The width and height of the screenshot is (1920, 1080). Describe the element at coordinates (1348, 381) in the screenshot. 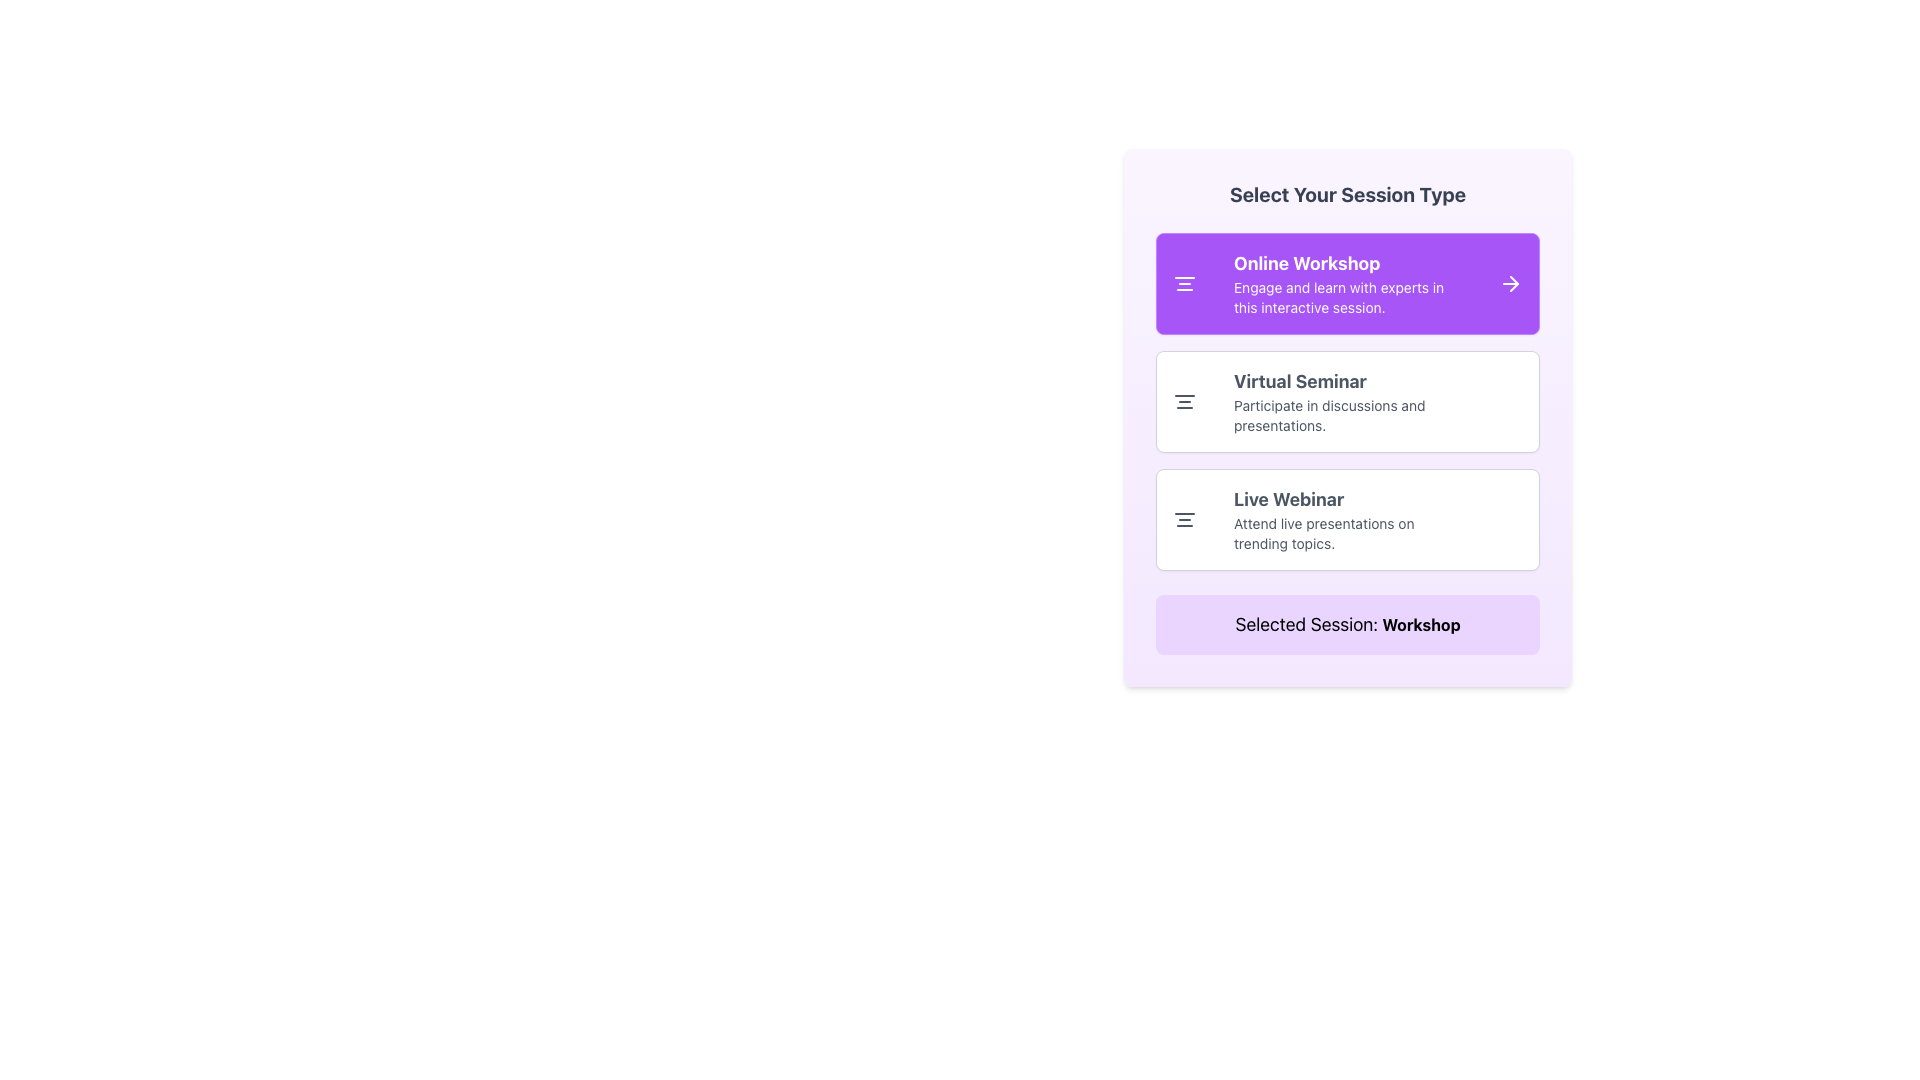

I see `the Text Label that serves as a title for the virtual seminar card, located in the top portion of the middle card of three vertically aligned cards` at that location.